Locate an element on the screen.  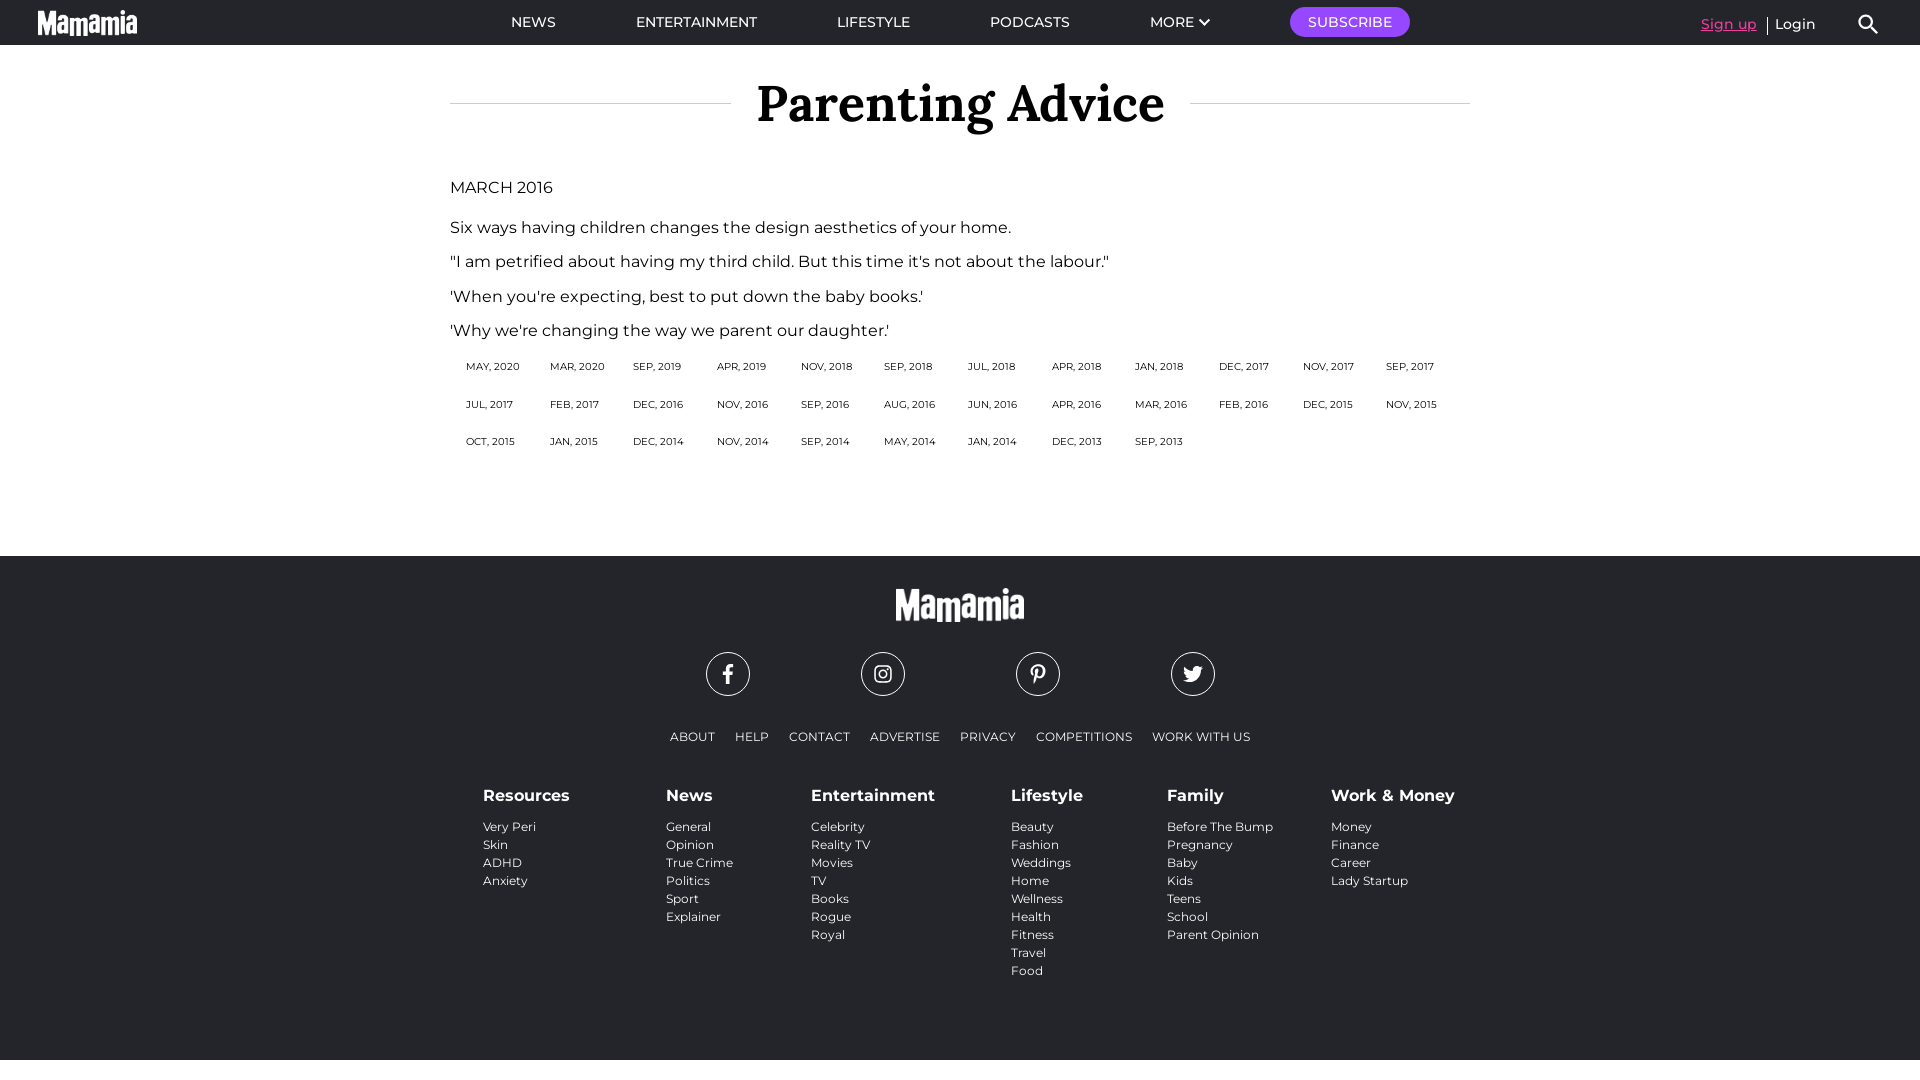
'Work & Money' is located at coordinates (1391, 789).